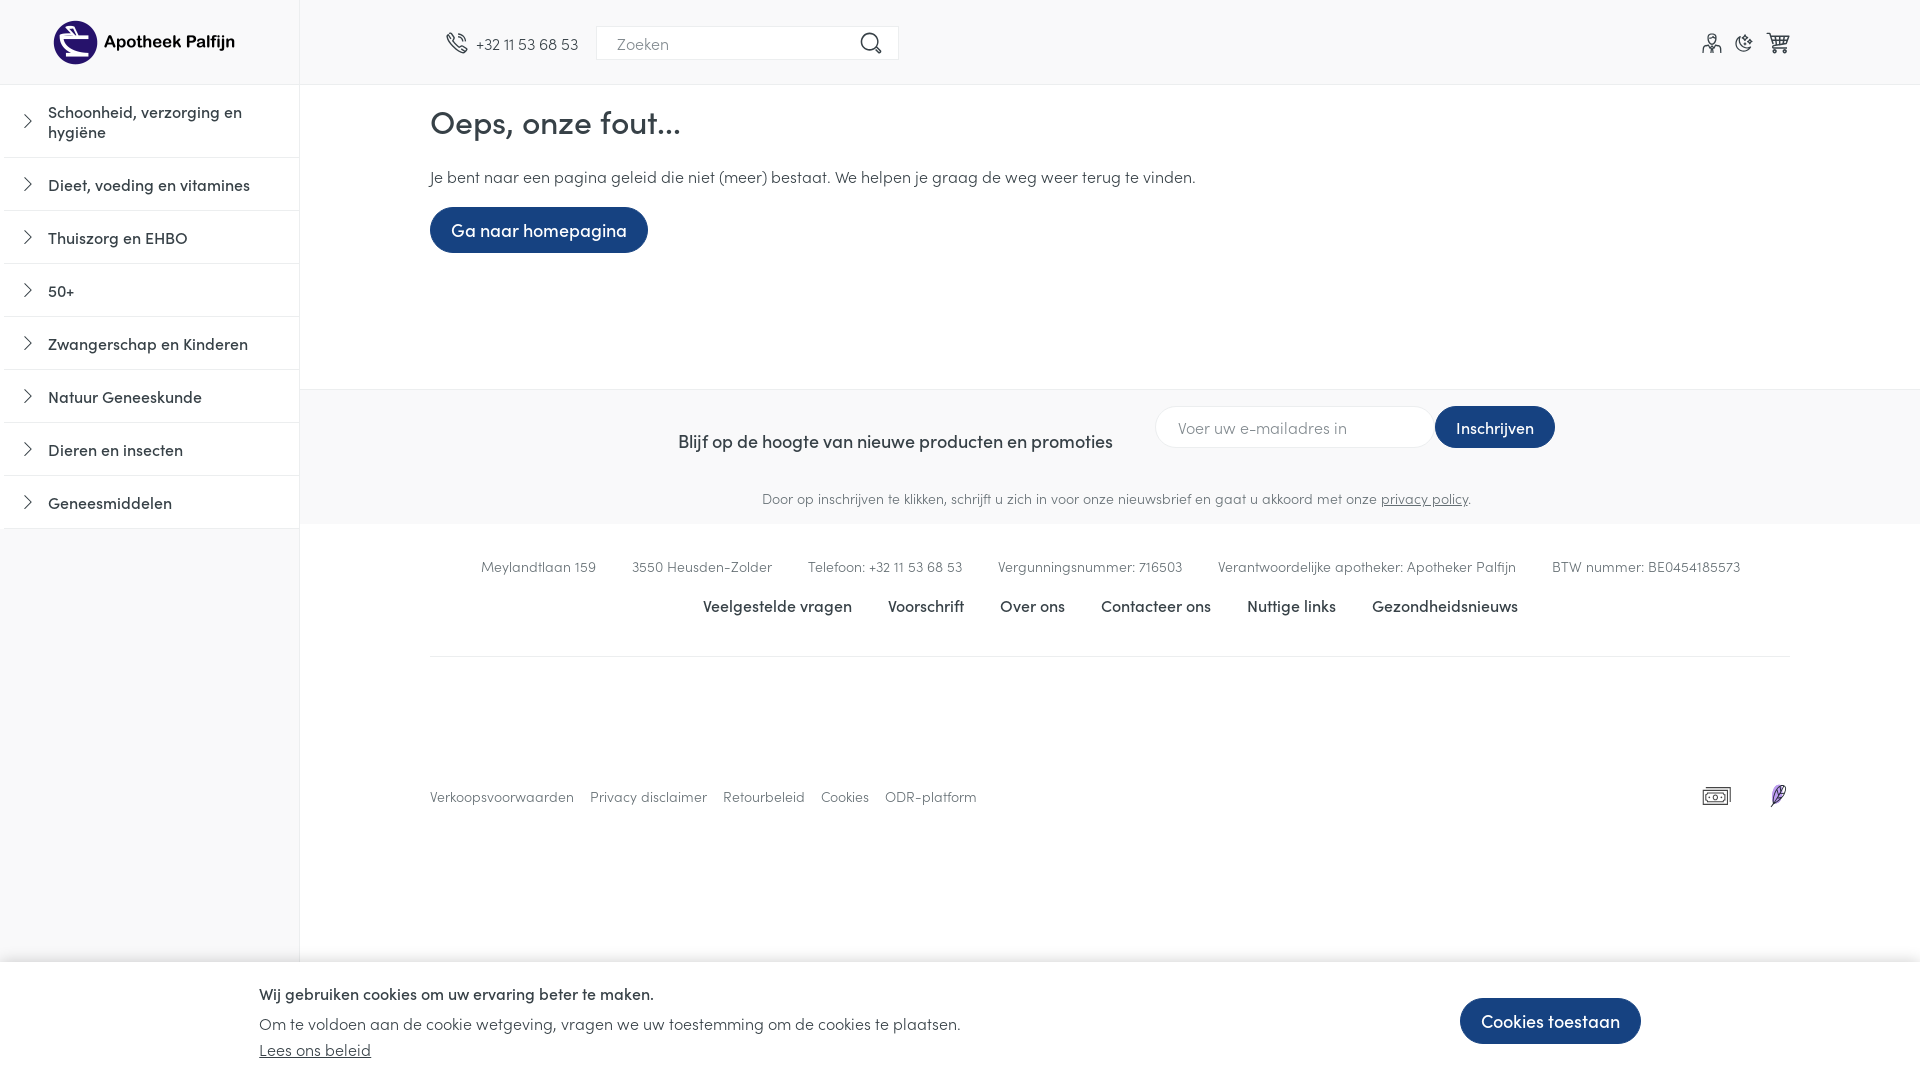  I want to click on 'Contacteer ons', so click(1155, 604).